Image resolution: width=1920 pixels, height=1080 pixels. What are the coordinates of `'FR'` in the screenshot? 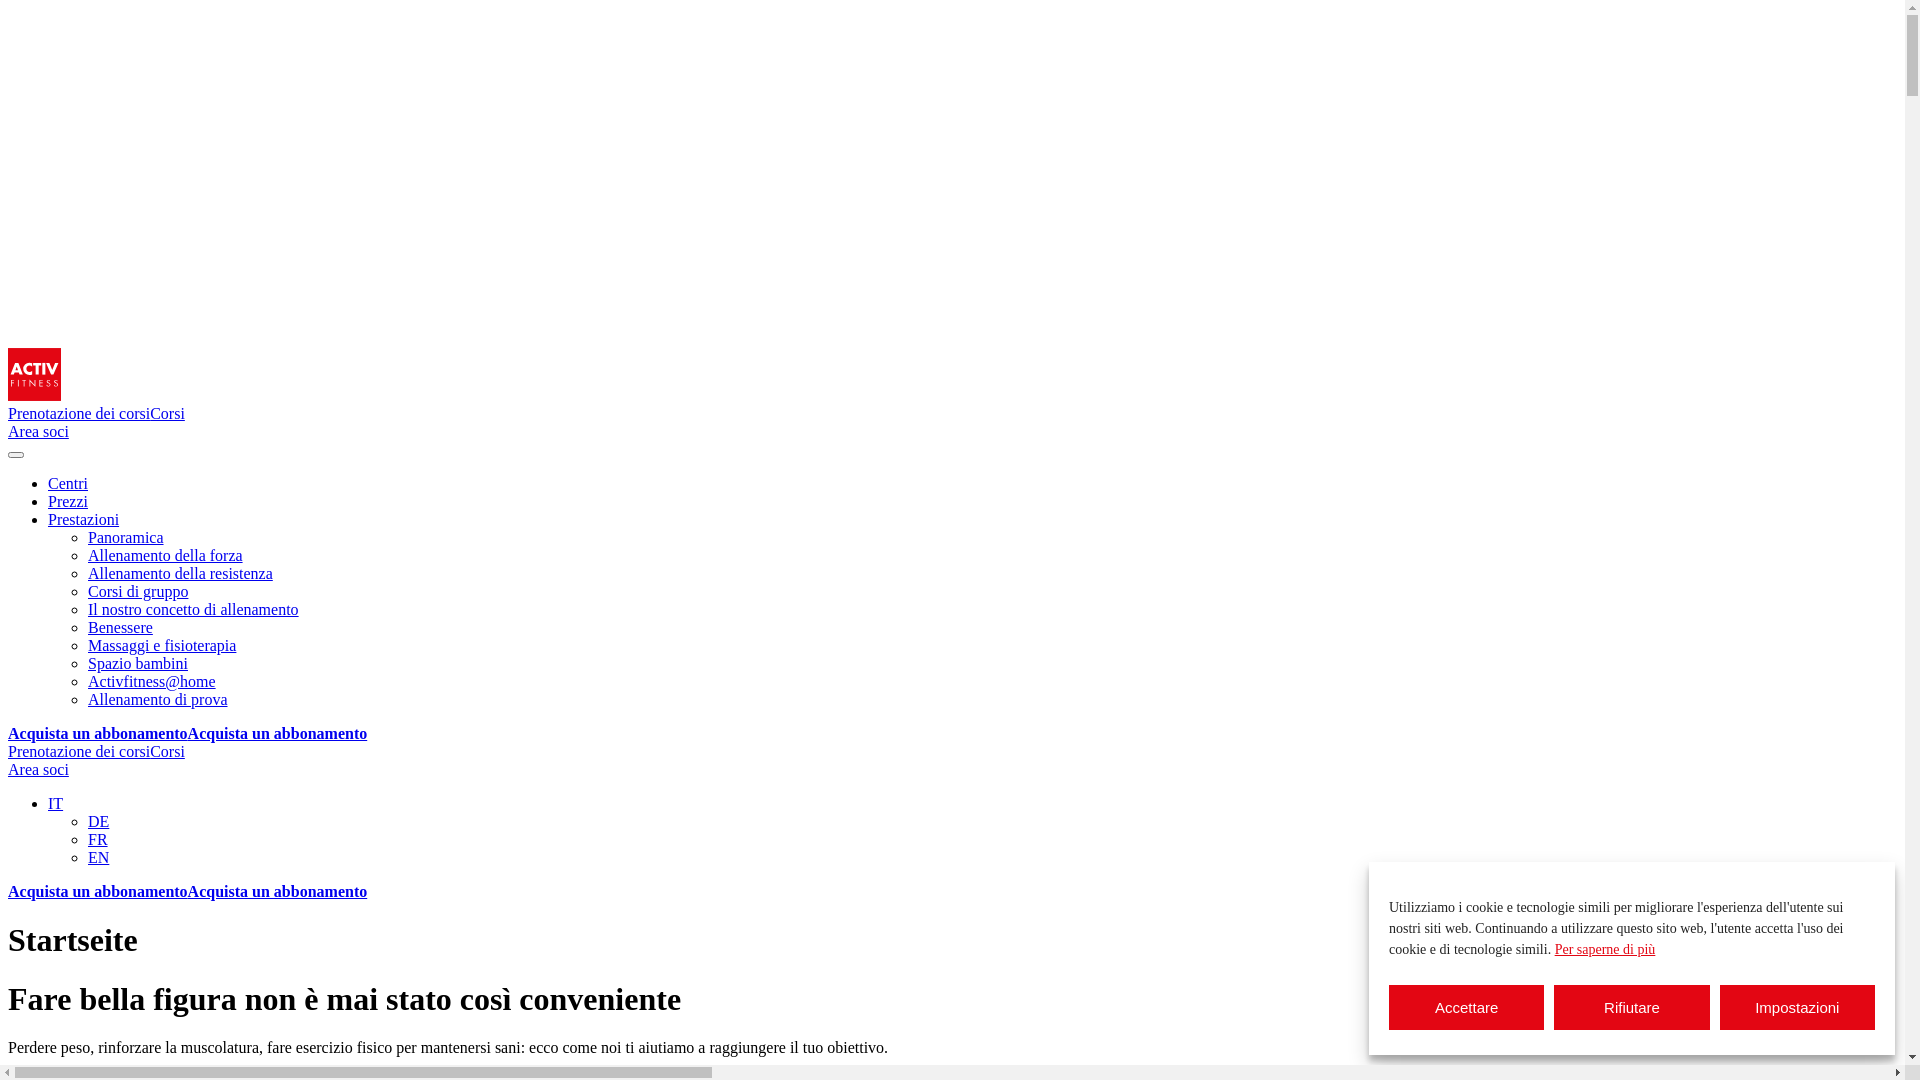 It's located at (96, 839).